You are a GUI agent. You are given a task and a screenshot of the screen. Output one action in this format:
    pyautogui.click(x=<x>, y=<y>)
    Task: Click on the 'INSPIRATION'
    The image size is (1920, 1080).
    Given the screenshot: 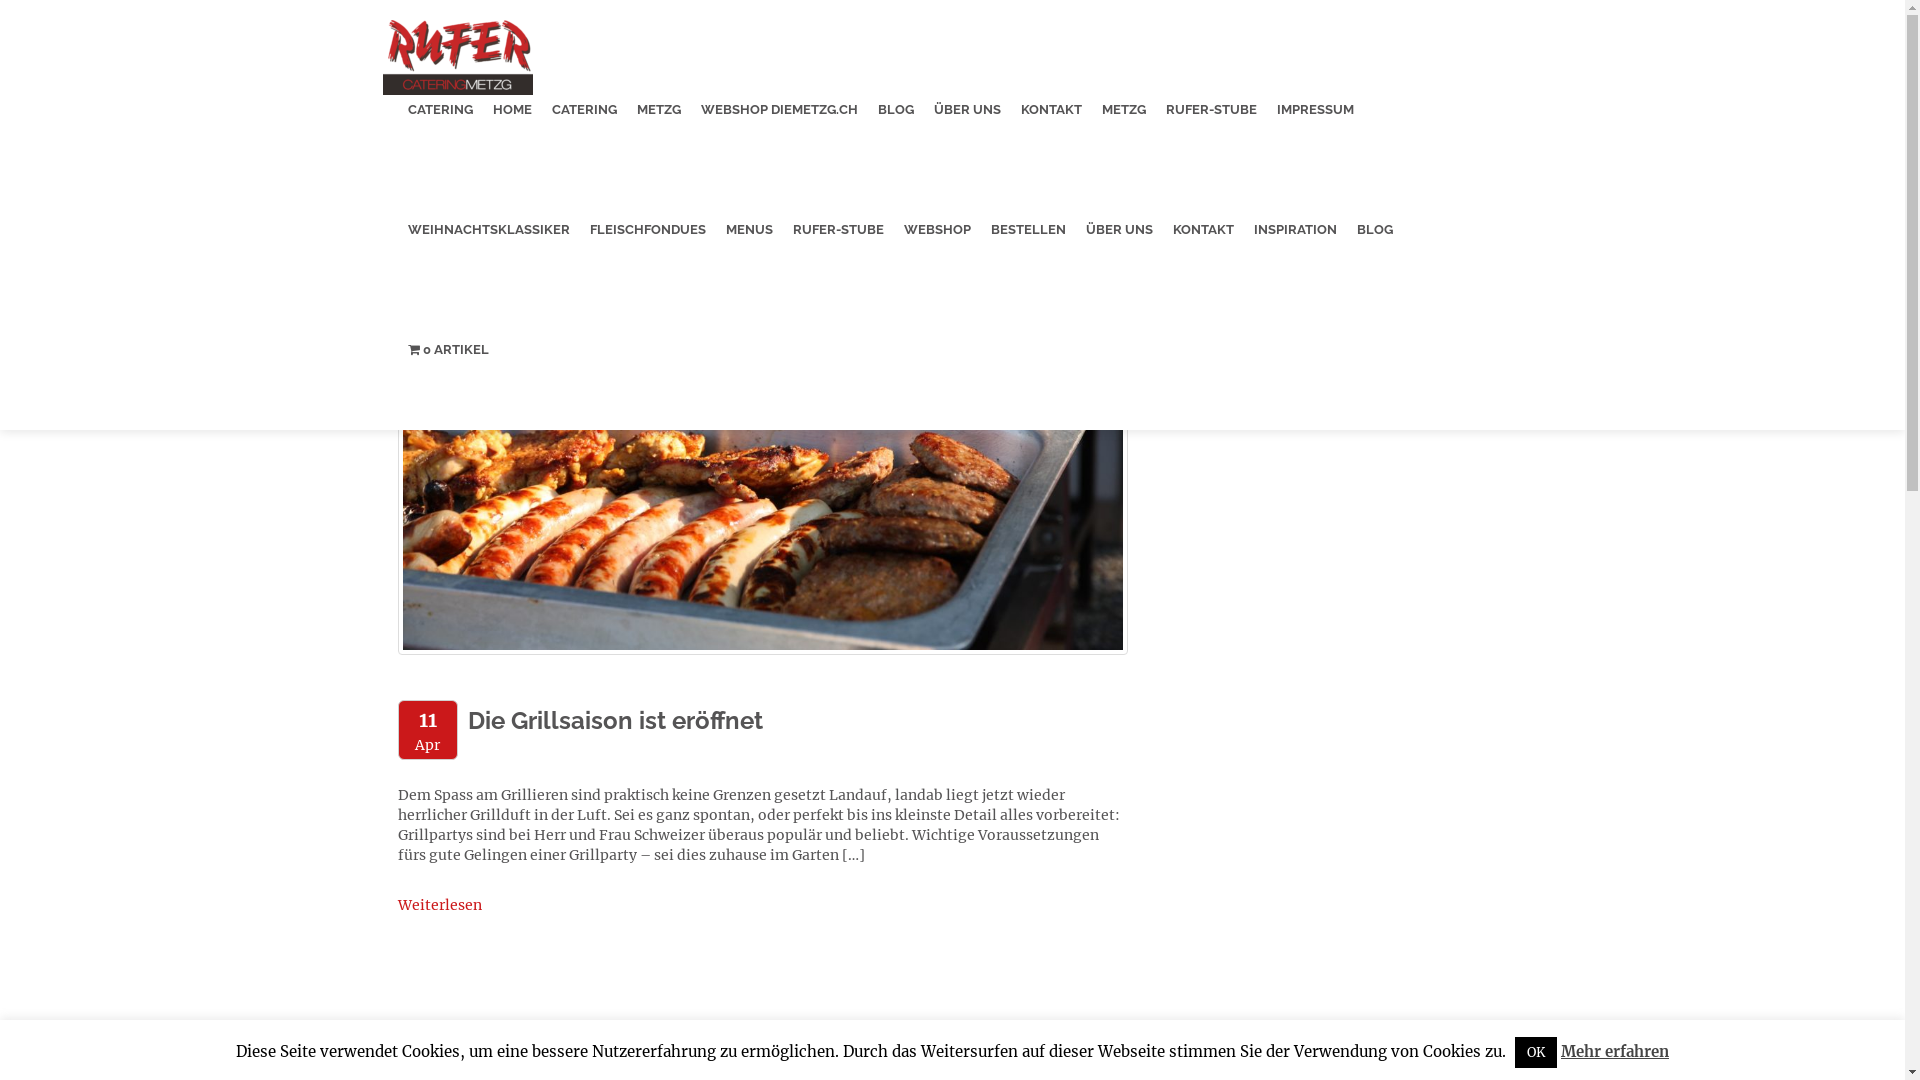 What is the action you would take?
    pyautogui.click(x=1295, y=229)
    